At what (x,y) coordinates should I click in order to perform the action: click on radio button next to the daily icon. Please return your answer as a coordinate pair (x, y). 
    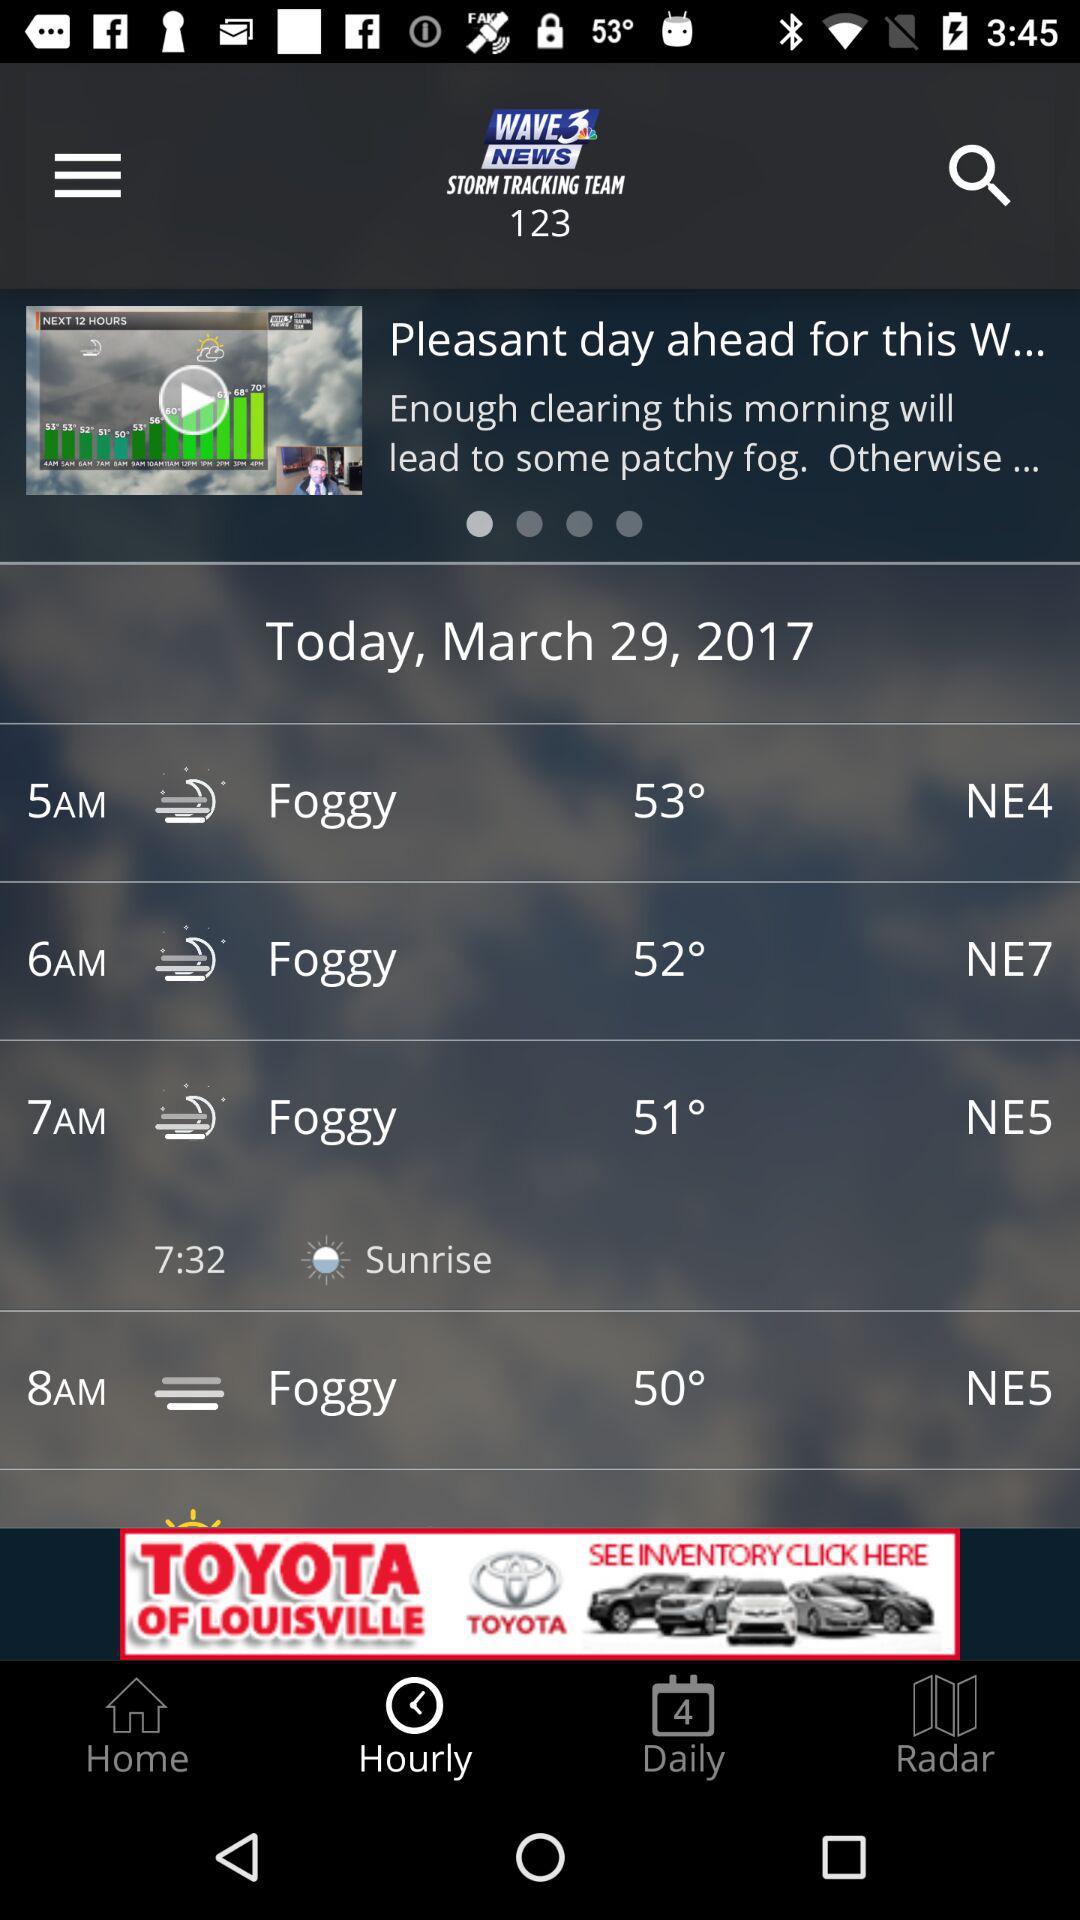
    Looking at the image, I should click on (945, 1726).